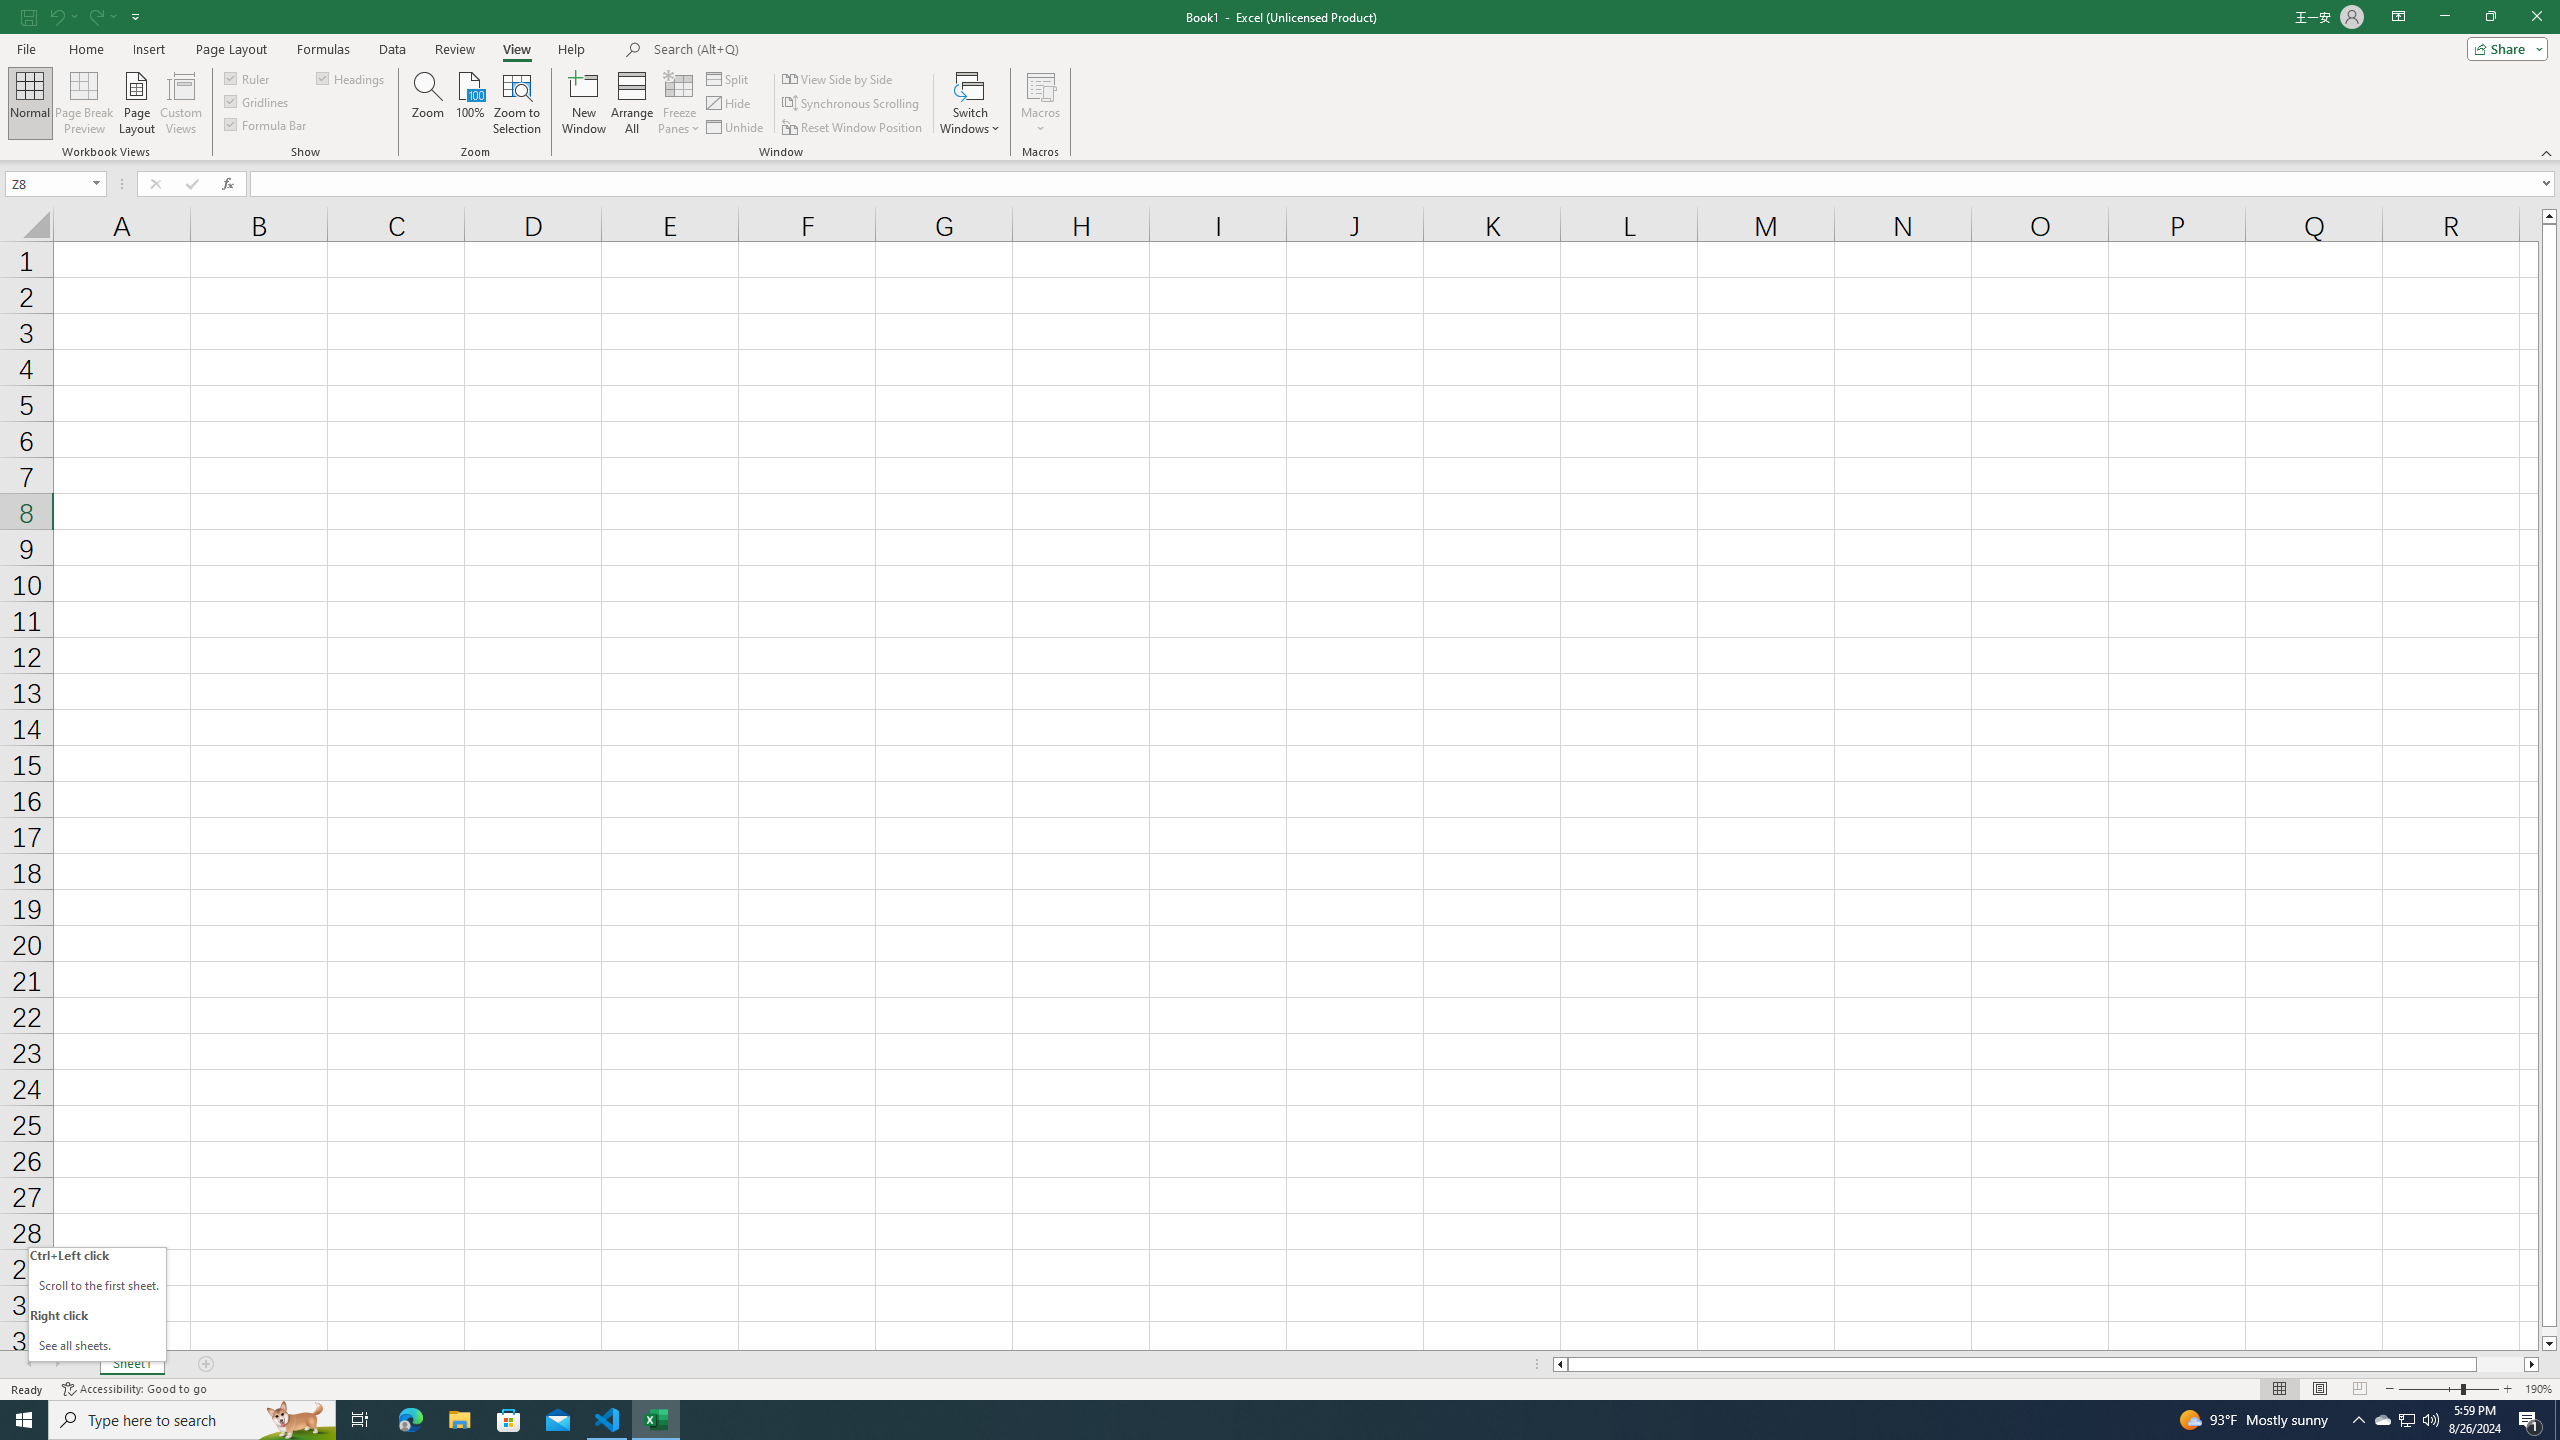  Describe the element at coordinates (2429, 1389) in the screenshot. I see `'Zoom Out'` at that location.